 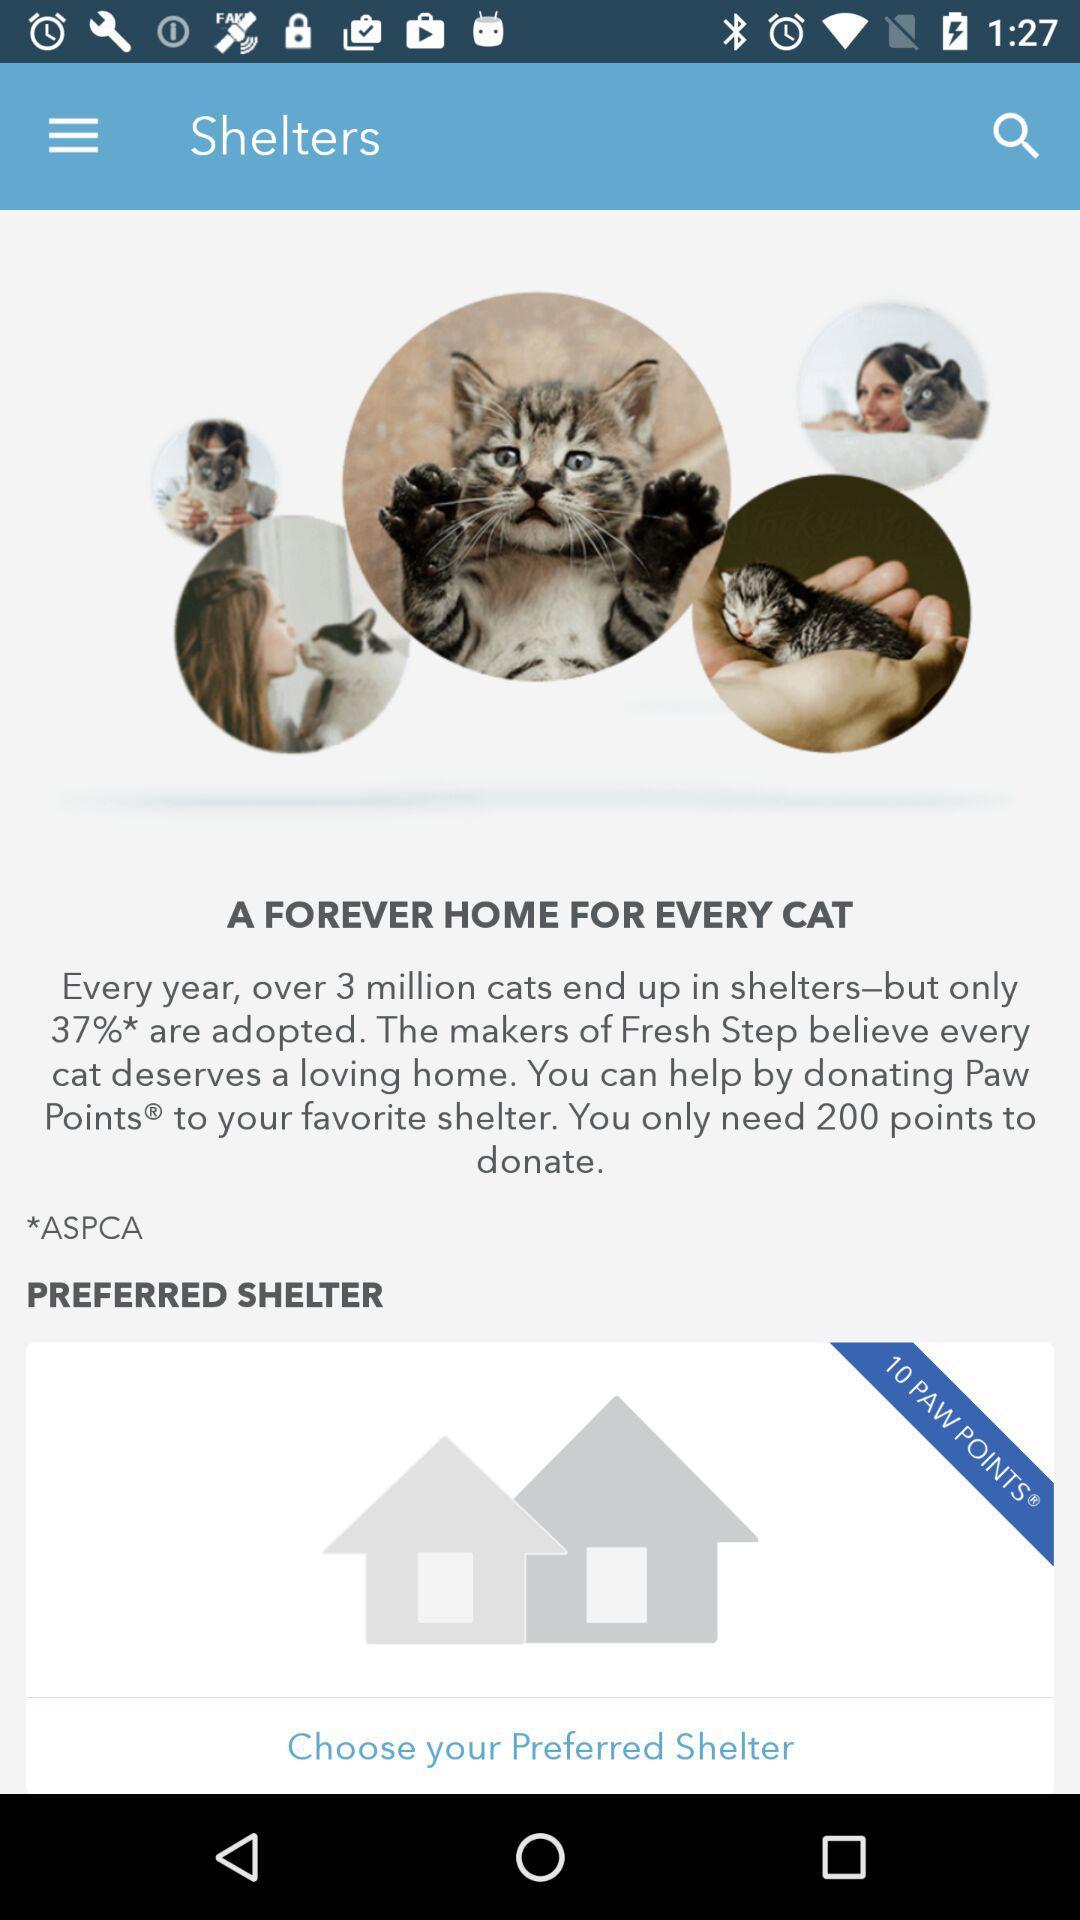 What do you see at coordinates (1017, 135) in the screenshot?
I see `icon to the right of the shelters icon` at bounding box center [1017, 135].